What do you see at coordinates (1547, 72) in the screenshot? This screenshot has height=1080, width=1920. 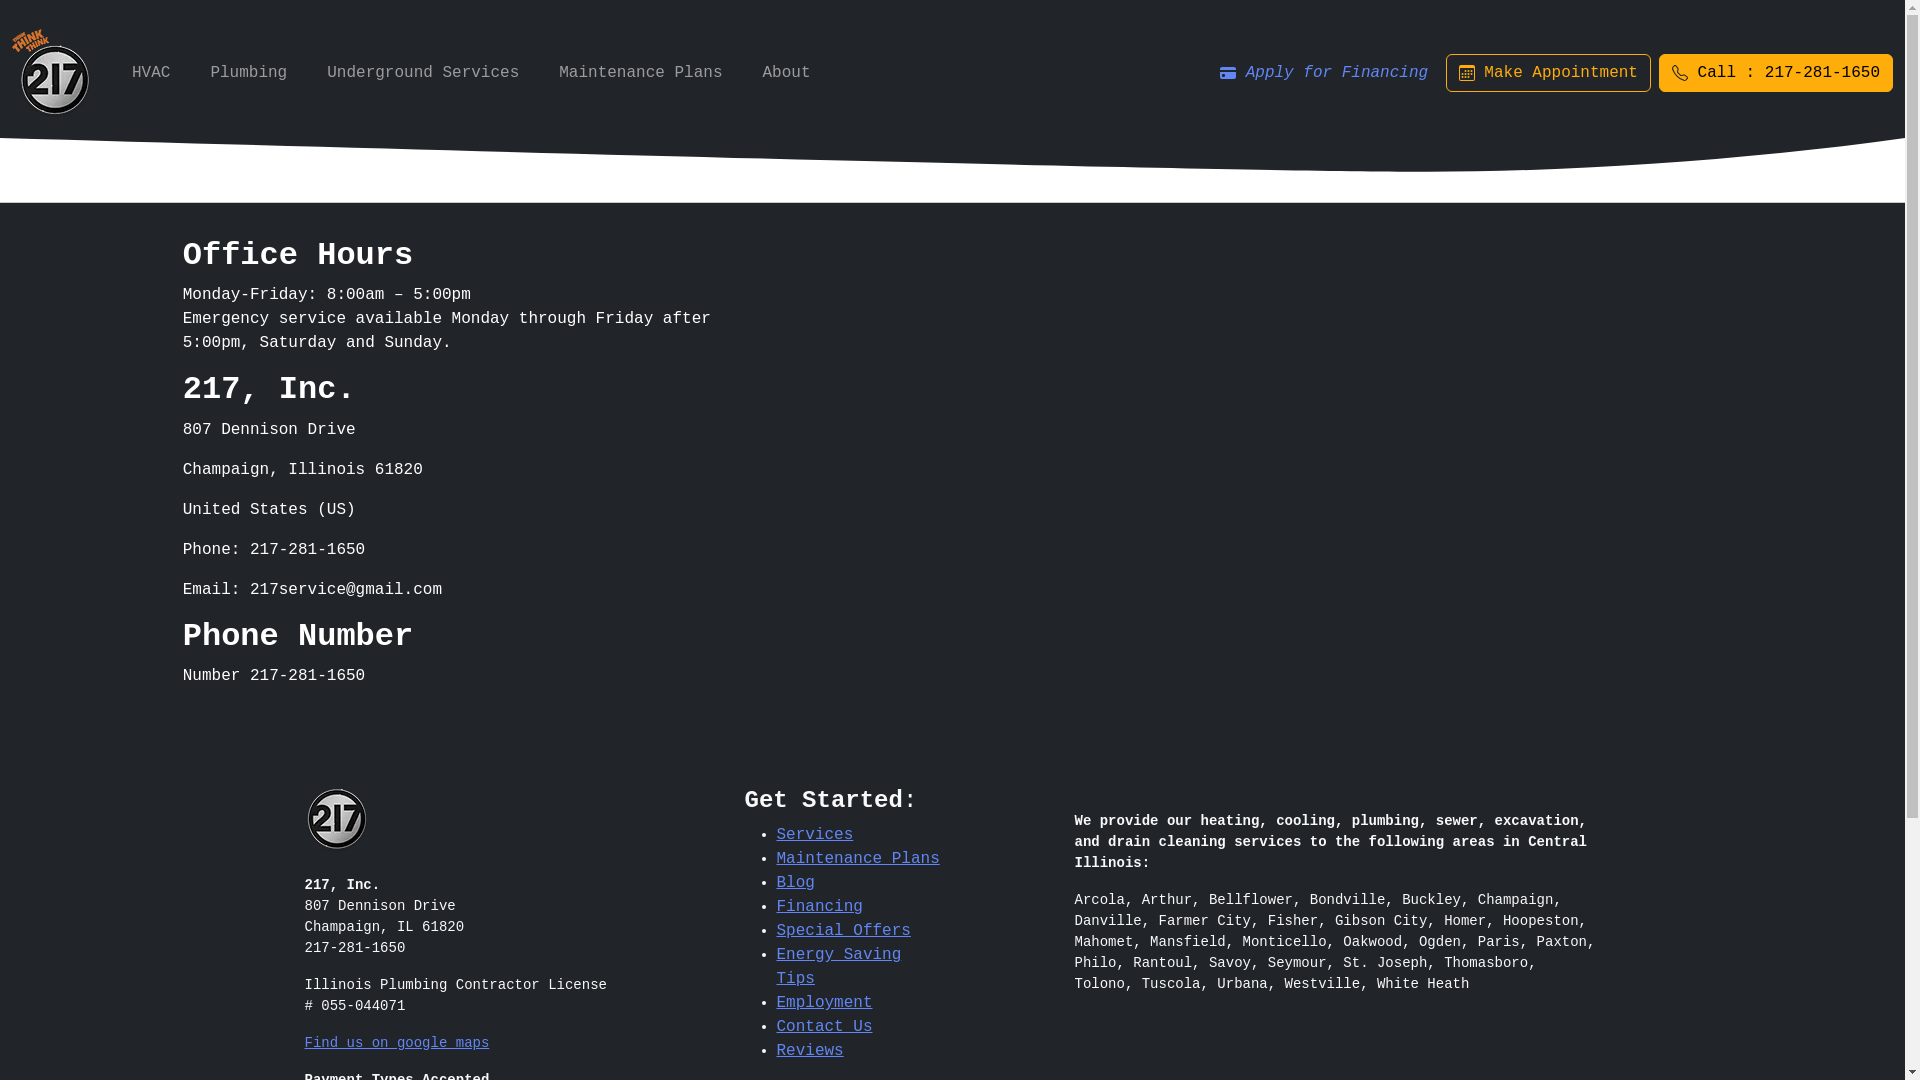 I see `'Make Appointment'` at bounding box center [1547, 72].